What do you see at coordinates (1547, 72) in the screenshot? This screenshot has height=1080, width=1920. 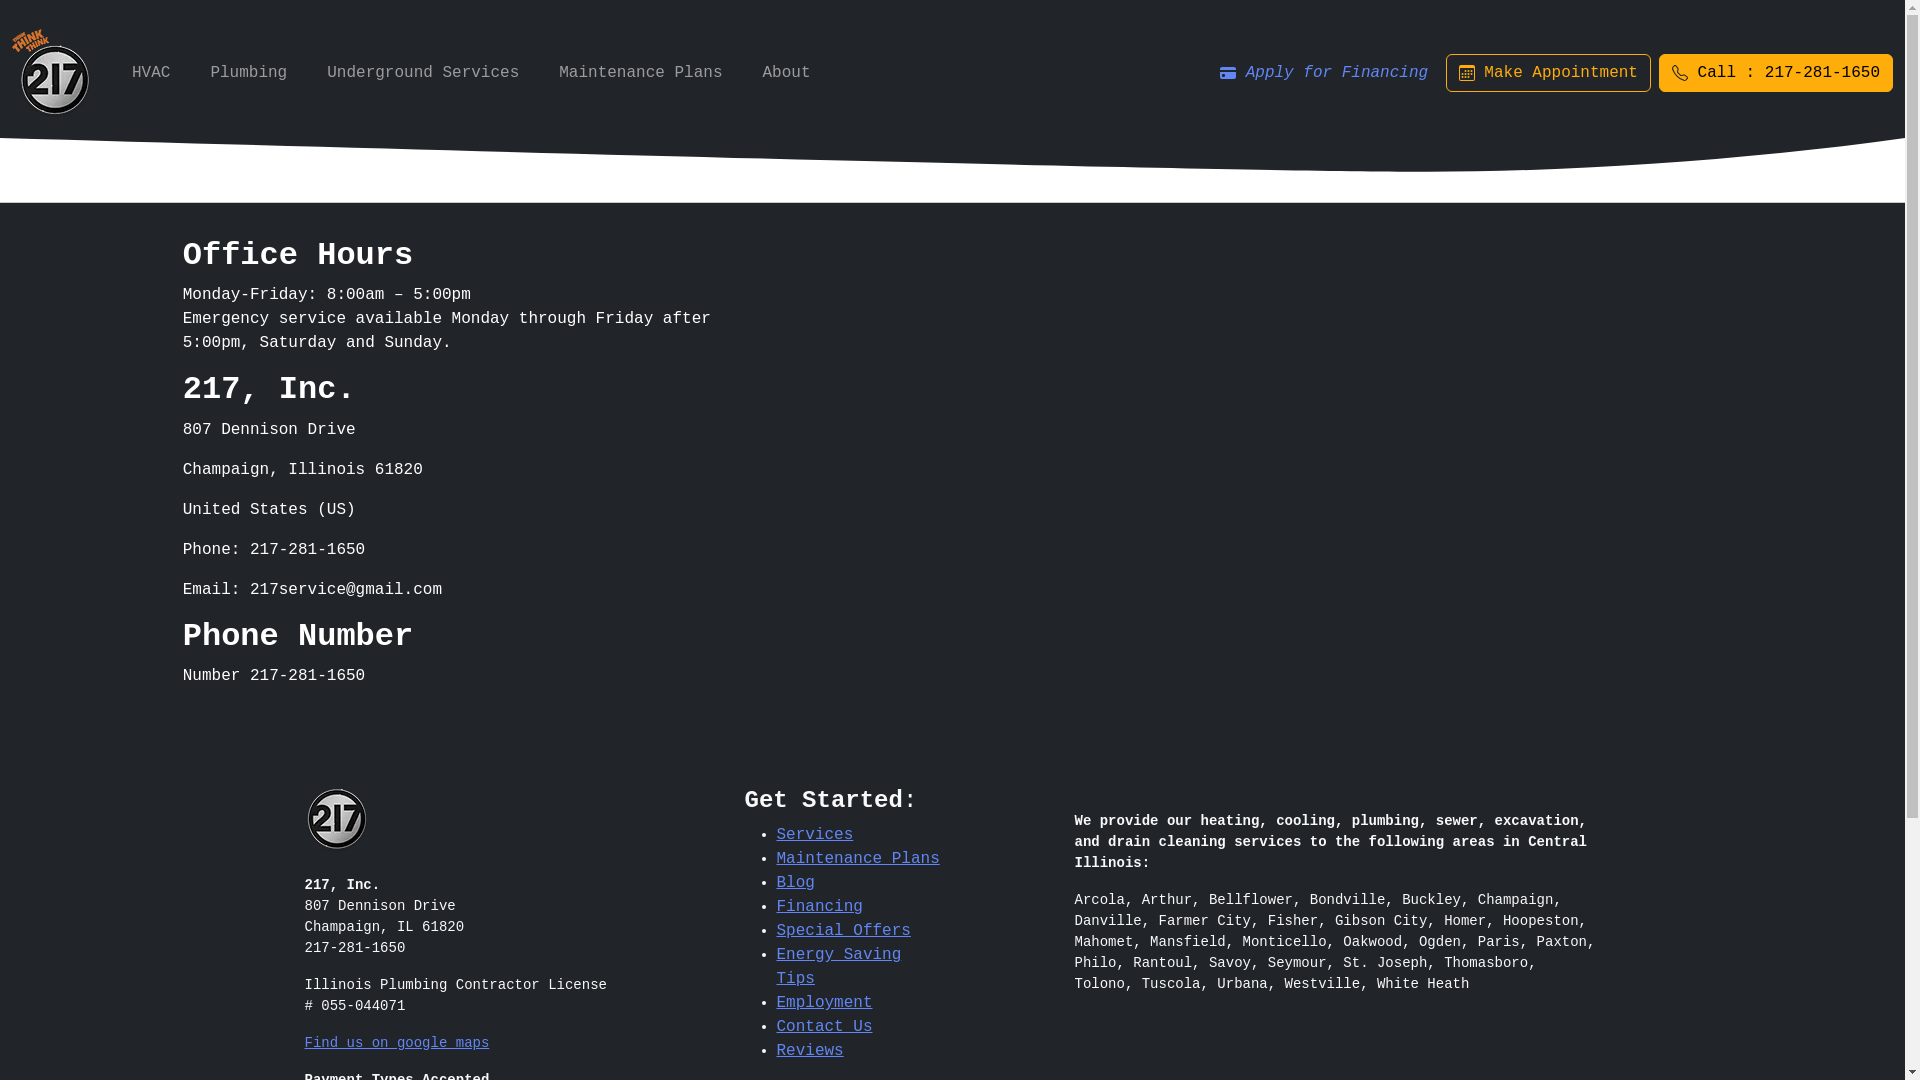 I see `'Make Appointment'` at bounding box center [1547, 72].